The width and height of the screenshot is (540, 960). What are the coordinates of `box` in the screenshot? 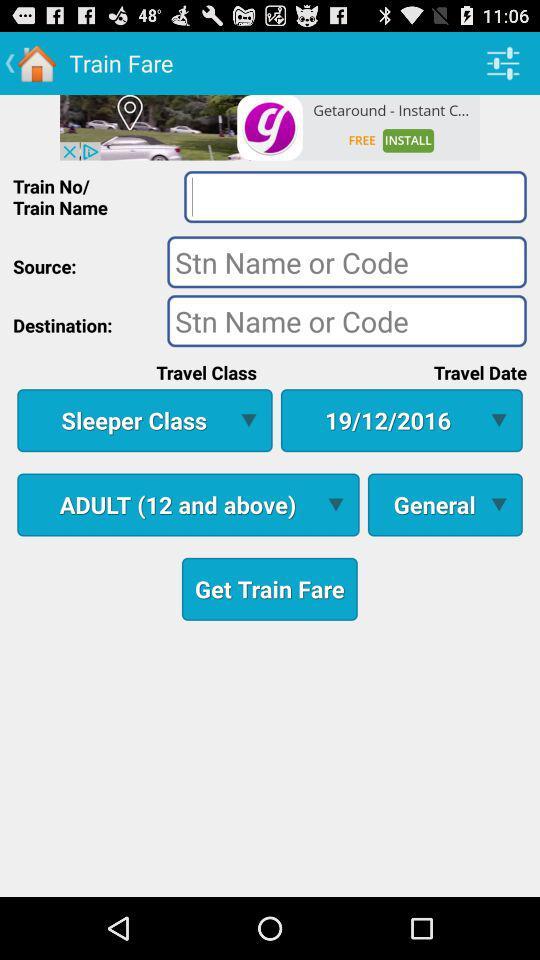 It's located at (354, 196).